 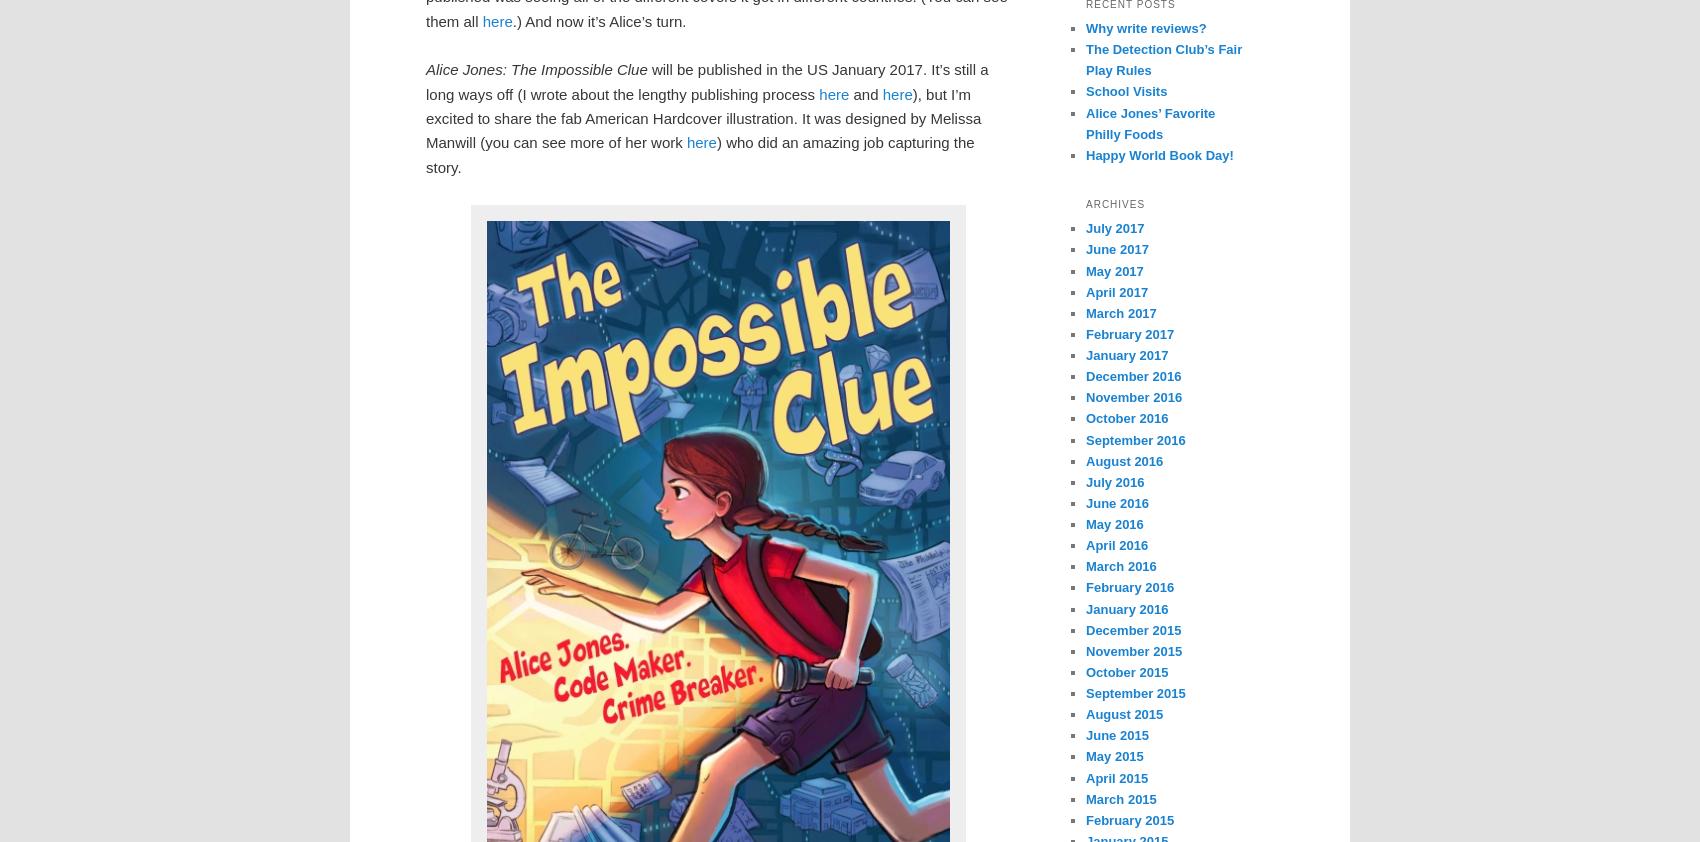 I want to click on 'May 2017', so click(x=1114, y=270).